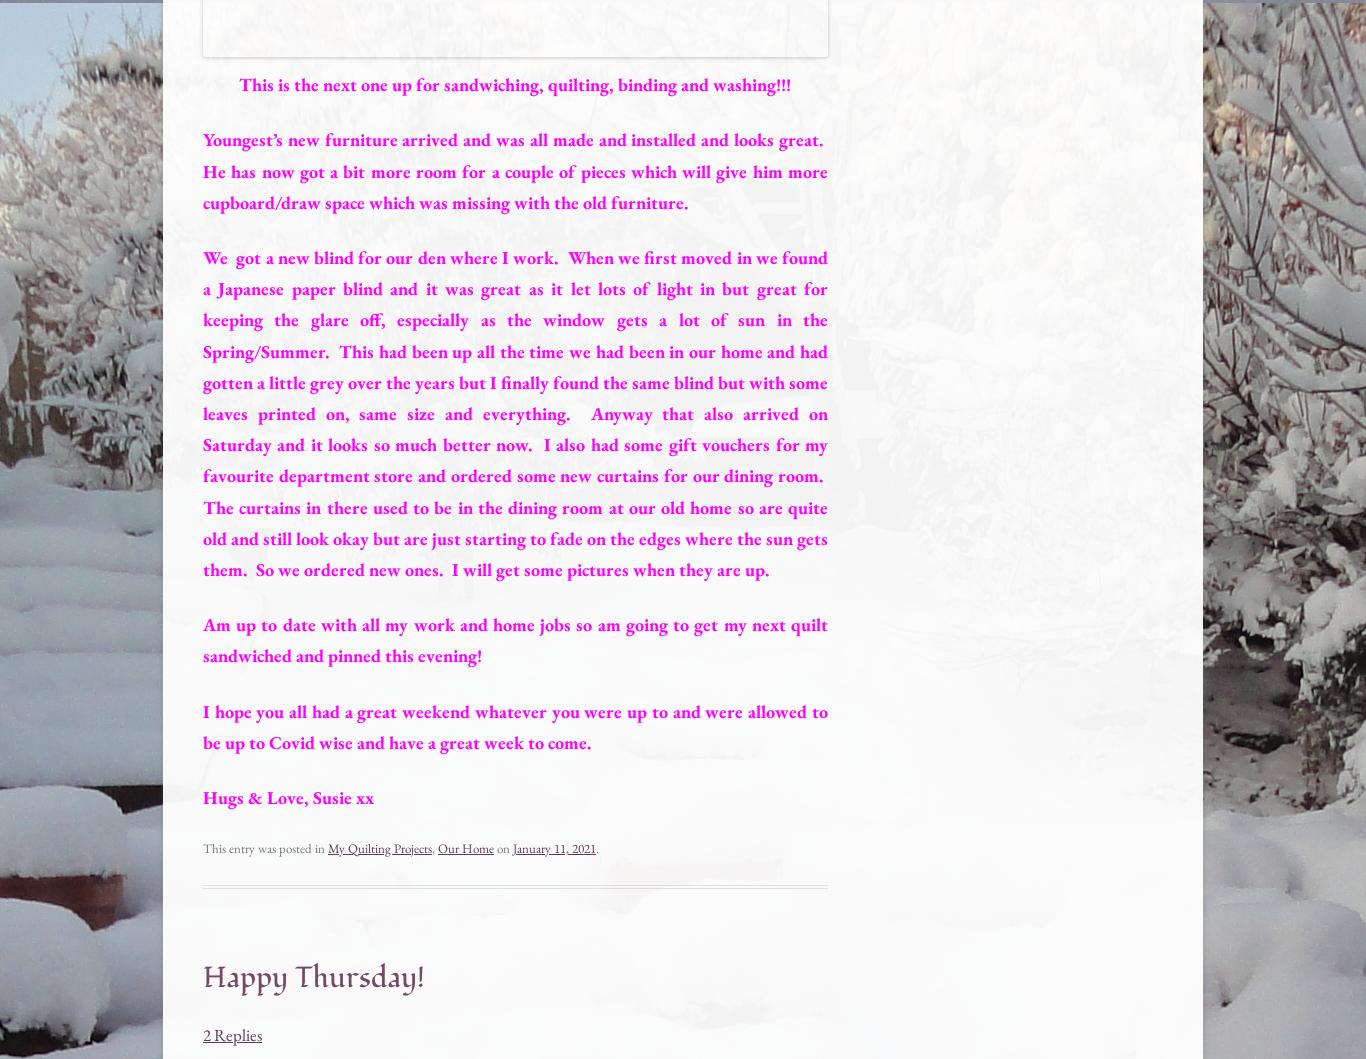 The image size is (1366, 1059). What do you see at coordinates (596, 848) in the screenshot?
I see `'.'` at bounding box center [596, 848].